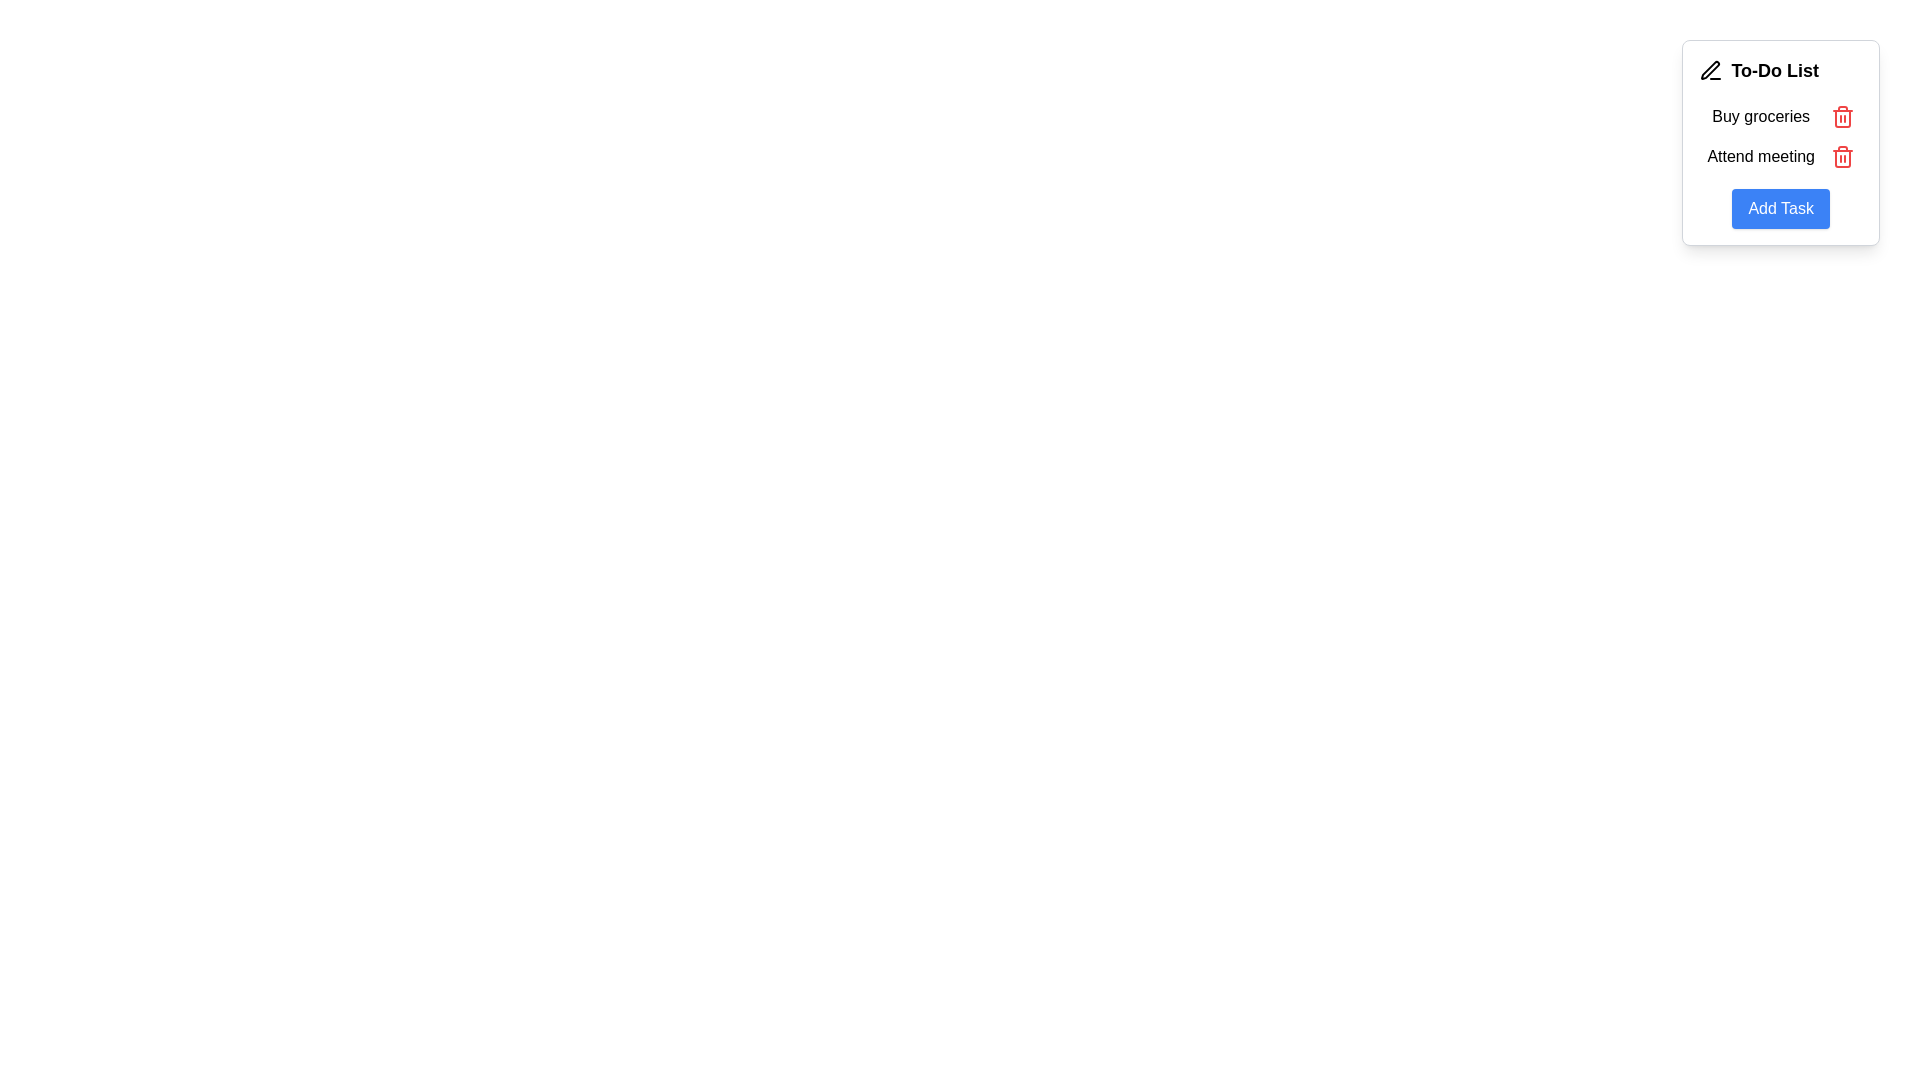 The width and height of the screenshot is (1920, 1080). Describe the element at coordinates (1842, 116) in the screenshot. I see `the trash can icon button, which is styled with a red color fill and is located to the right of the text 'Buy groceries' in the 'To-Do List' application, to trigger the hover effect` at that location.